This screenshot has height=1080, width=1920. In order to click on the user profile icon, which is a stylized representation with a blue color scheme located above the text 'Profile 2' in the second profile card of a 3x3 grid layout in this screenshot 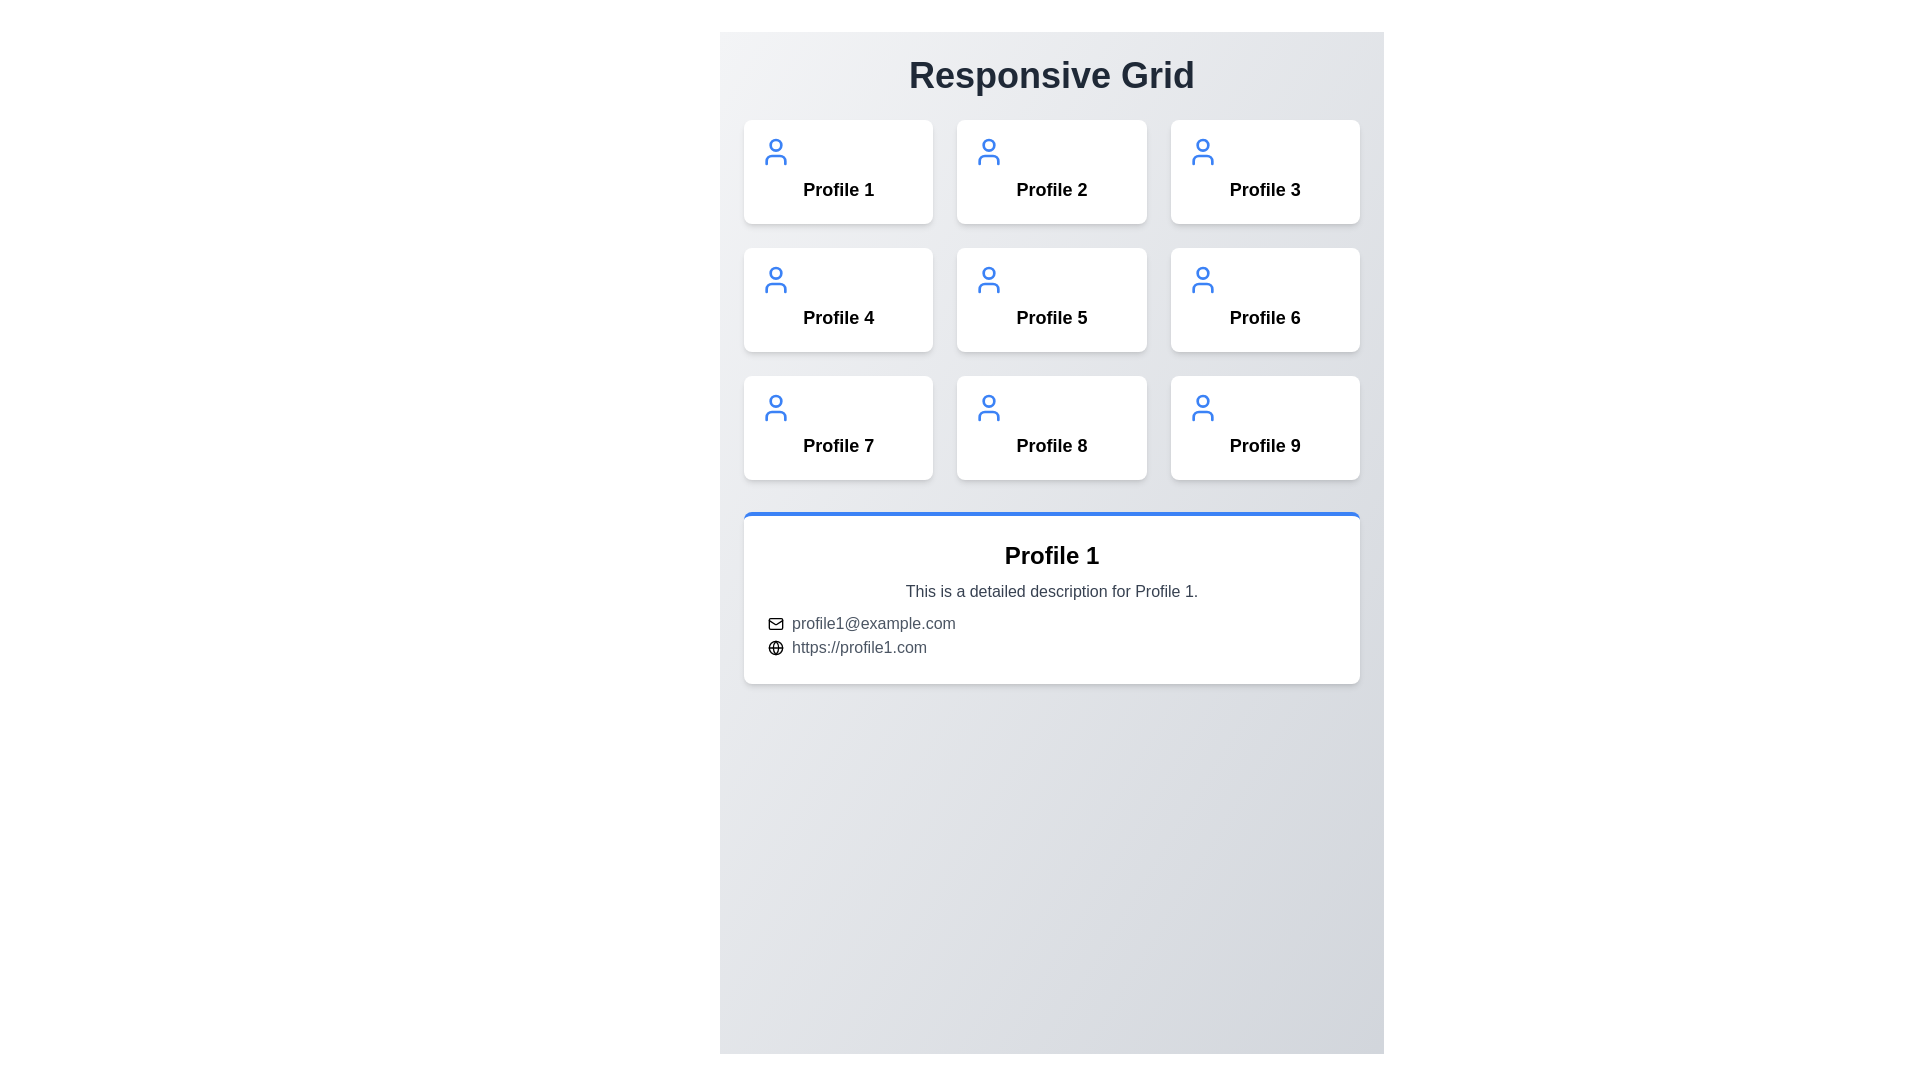, I will do `click(989, 150)`.